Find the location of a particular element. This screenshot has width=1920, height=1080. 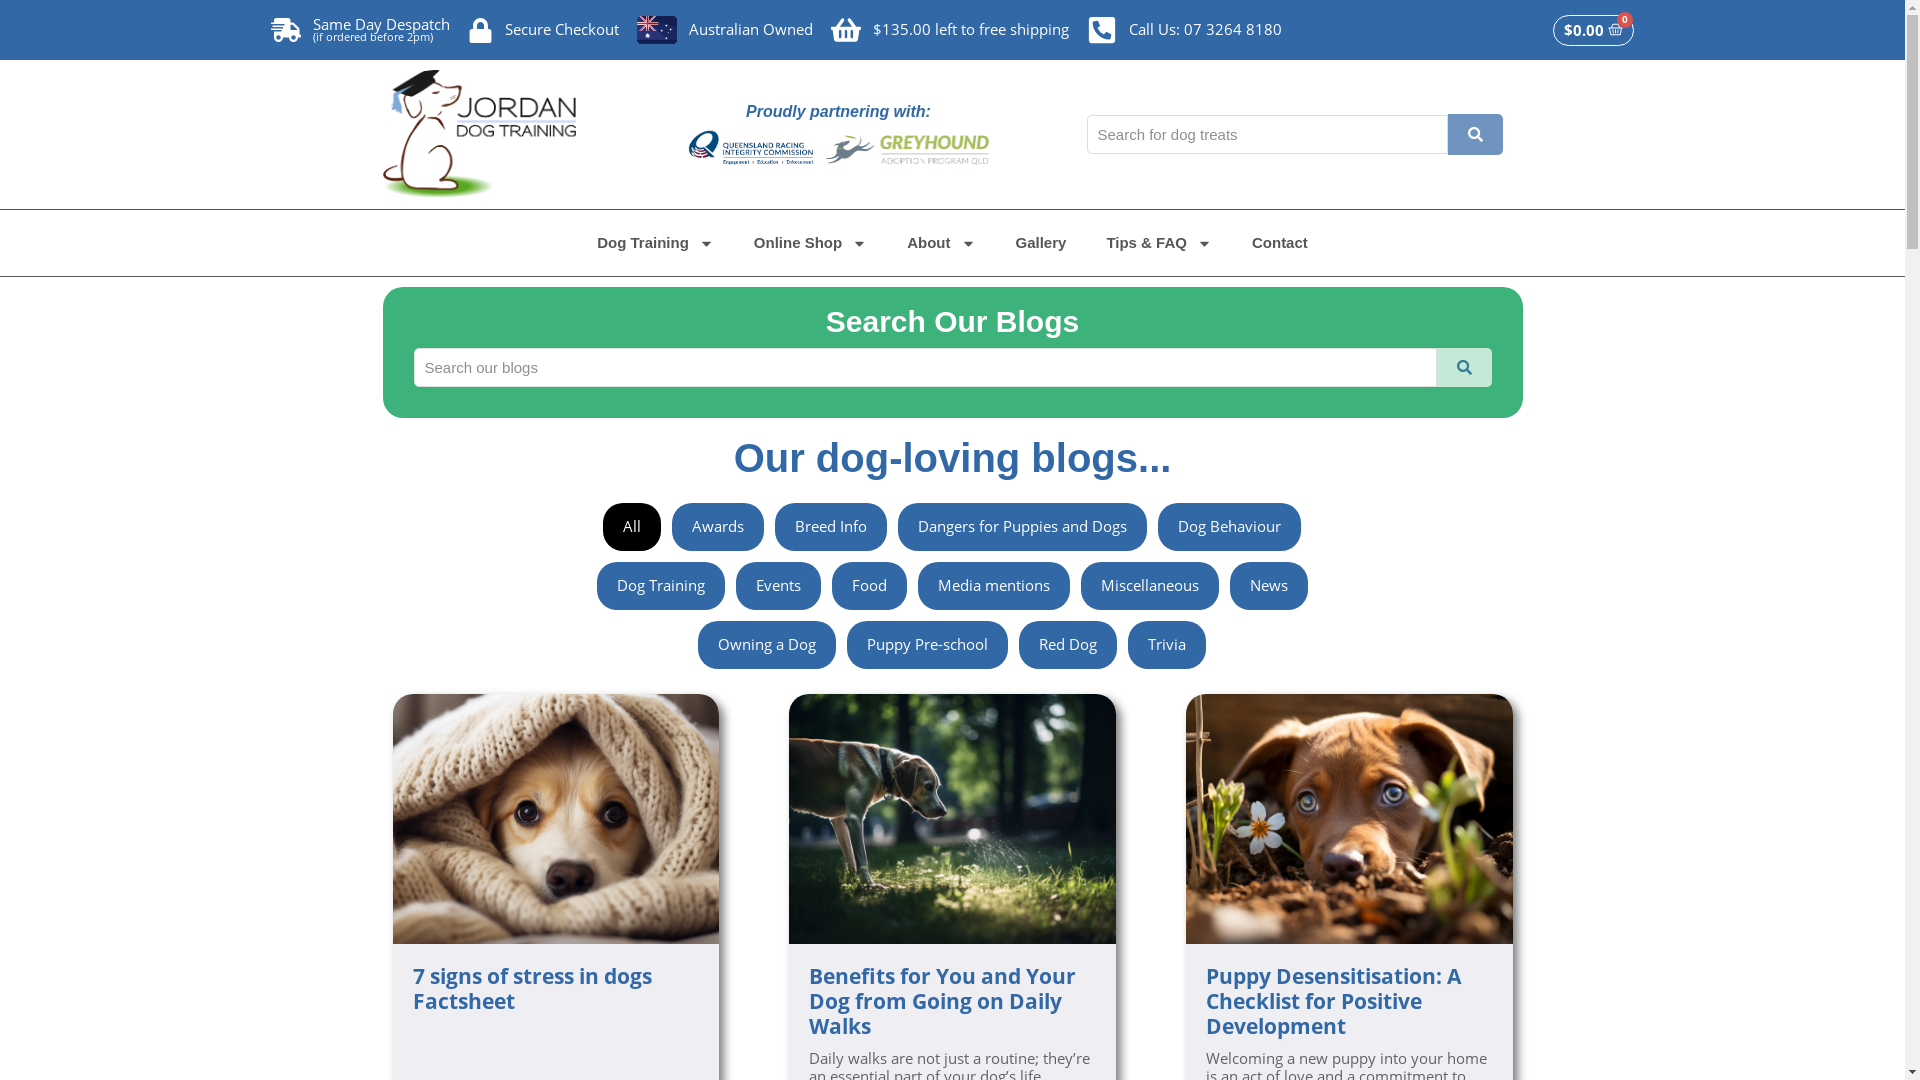

'News' is located at coordinates (1267, 585).